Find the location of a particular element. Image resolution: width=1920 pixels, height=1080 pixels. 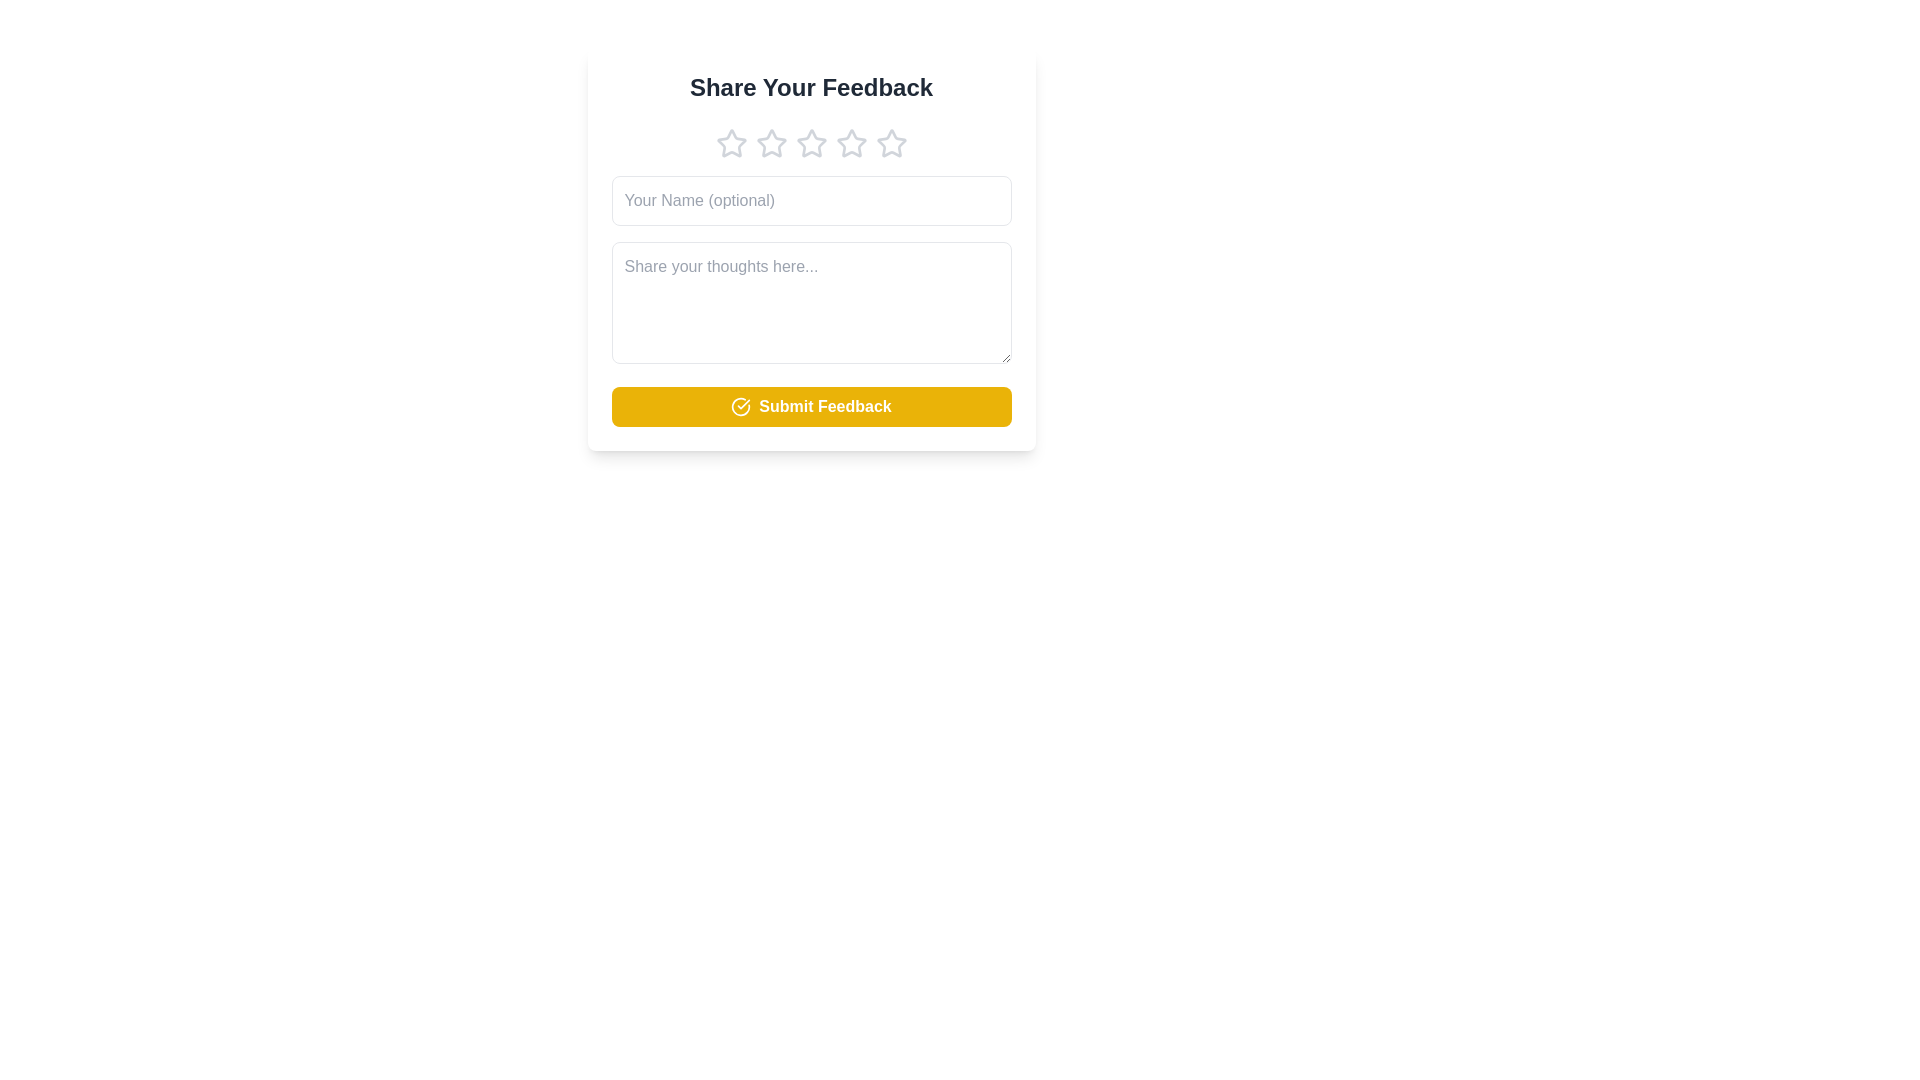

the third star icon is located at coordinates (851, 142).